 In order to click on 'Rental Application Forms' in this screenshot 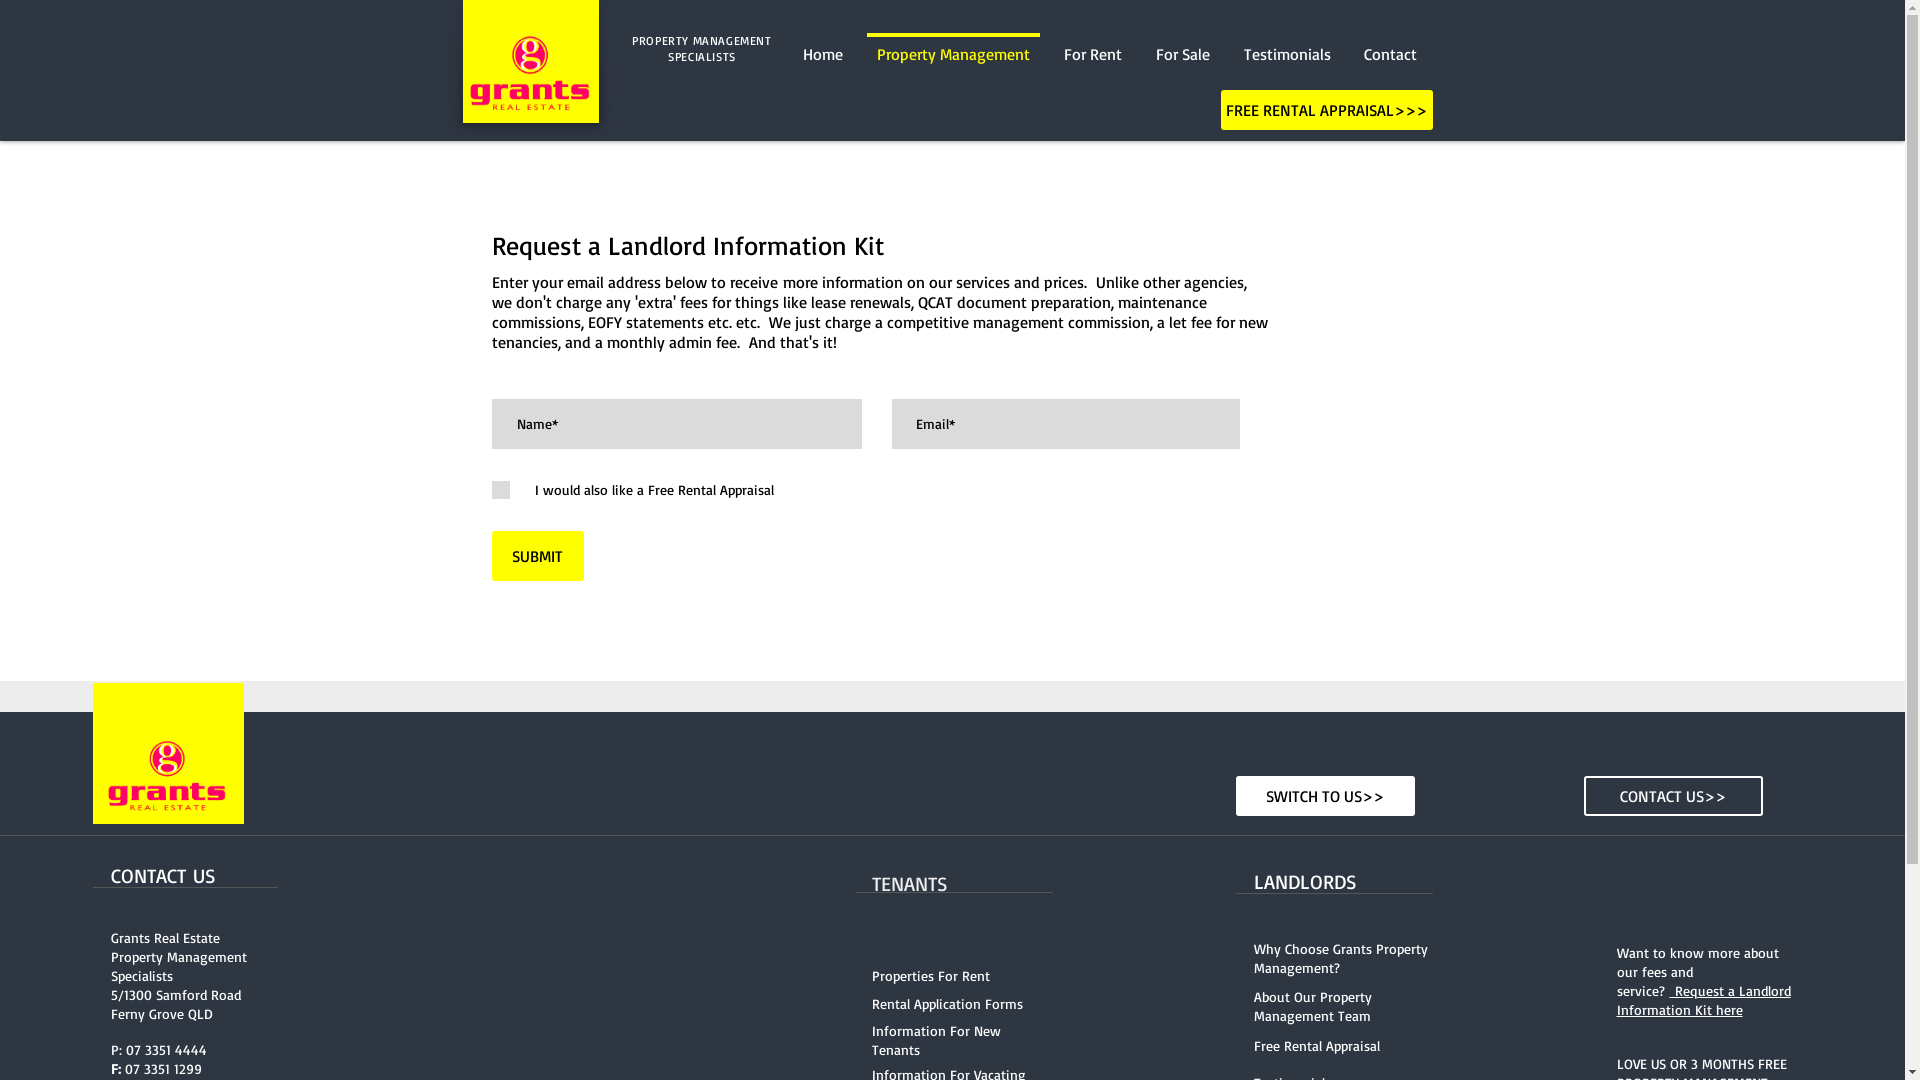, I will do `click(946, 1005)`.